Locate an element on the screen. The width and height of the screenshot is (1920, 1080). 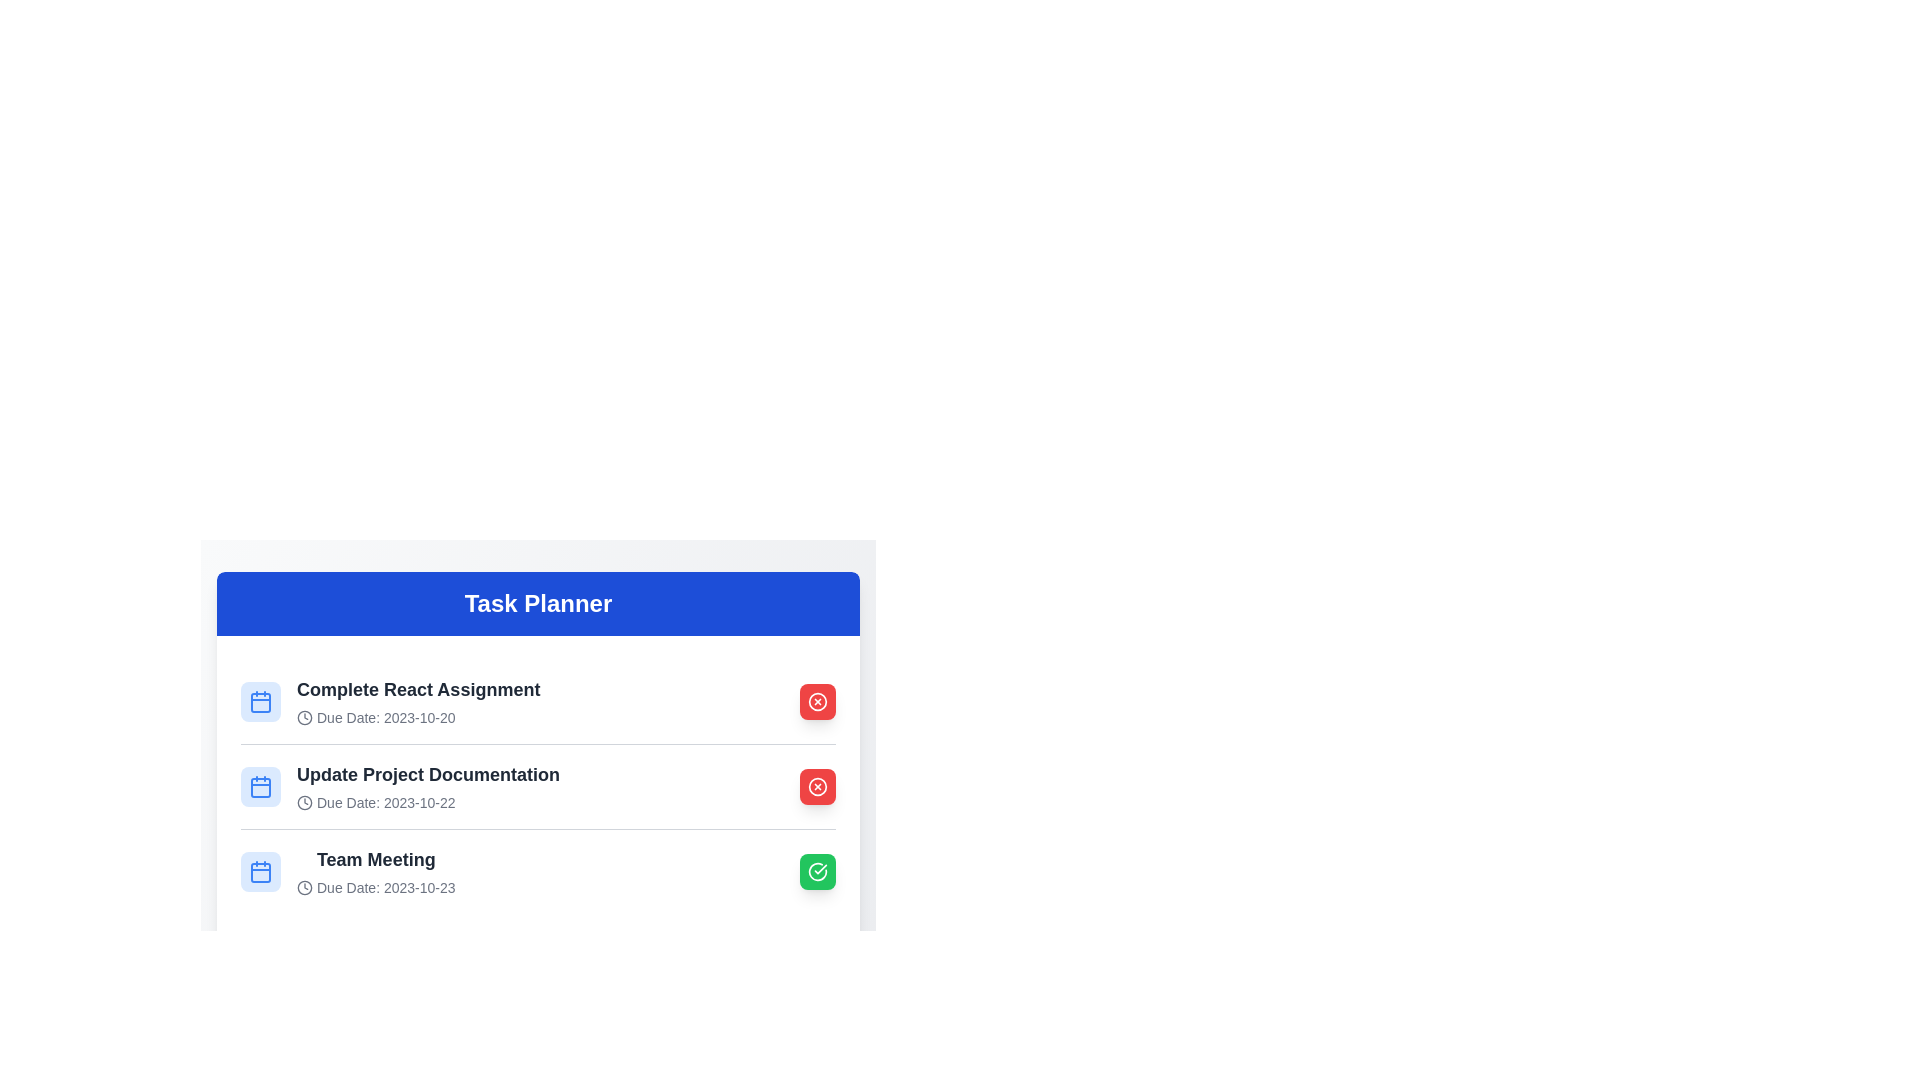
due date information from the text snippet displaying 'Due Date: 2023-10-23', which is styled in a smaller gray font and is located below the 'Team Meeting' label in the task list is located at coordinates (376, 886).